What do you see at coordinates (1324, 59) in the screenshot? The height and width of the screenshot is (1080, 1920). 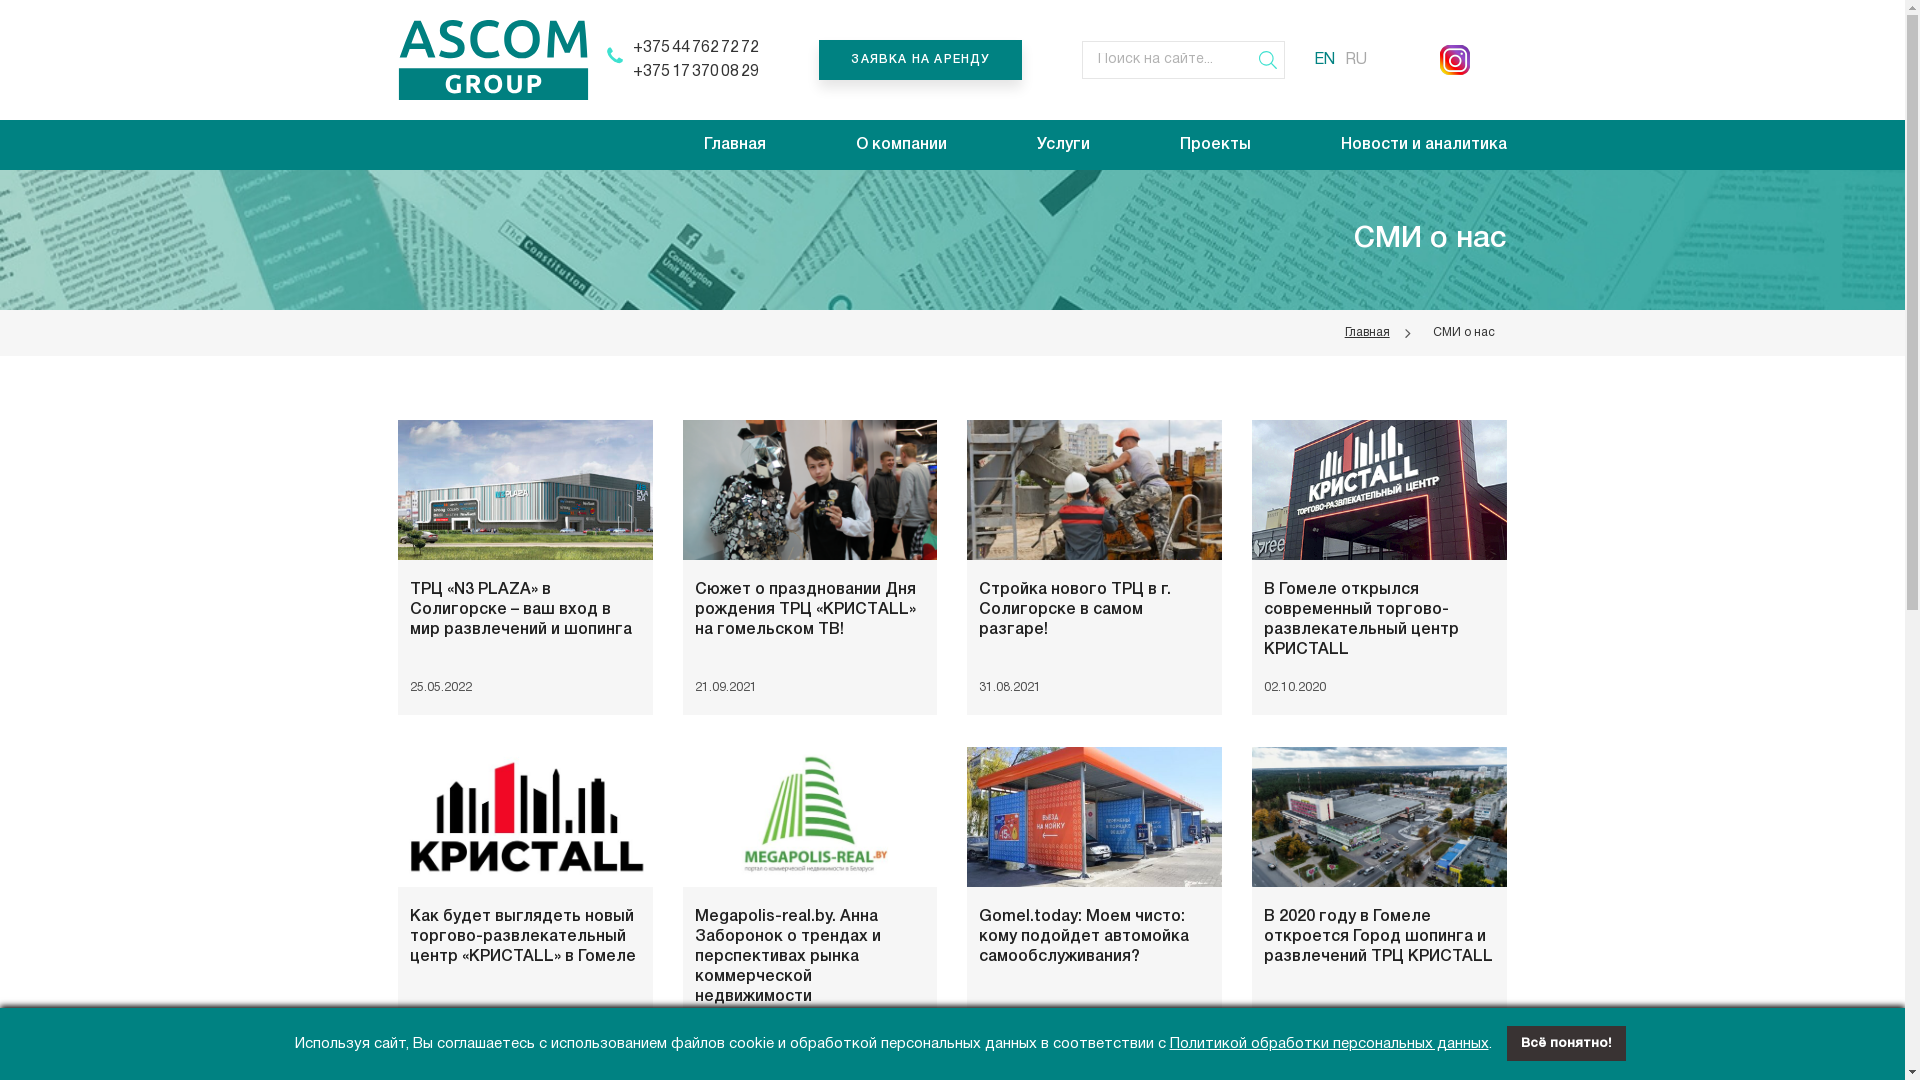 I see `'EN'` at bounding box center [1324, 59].